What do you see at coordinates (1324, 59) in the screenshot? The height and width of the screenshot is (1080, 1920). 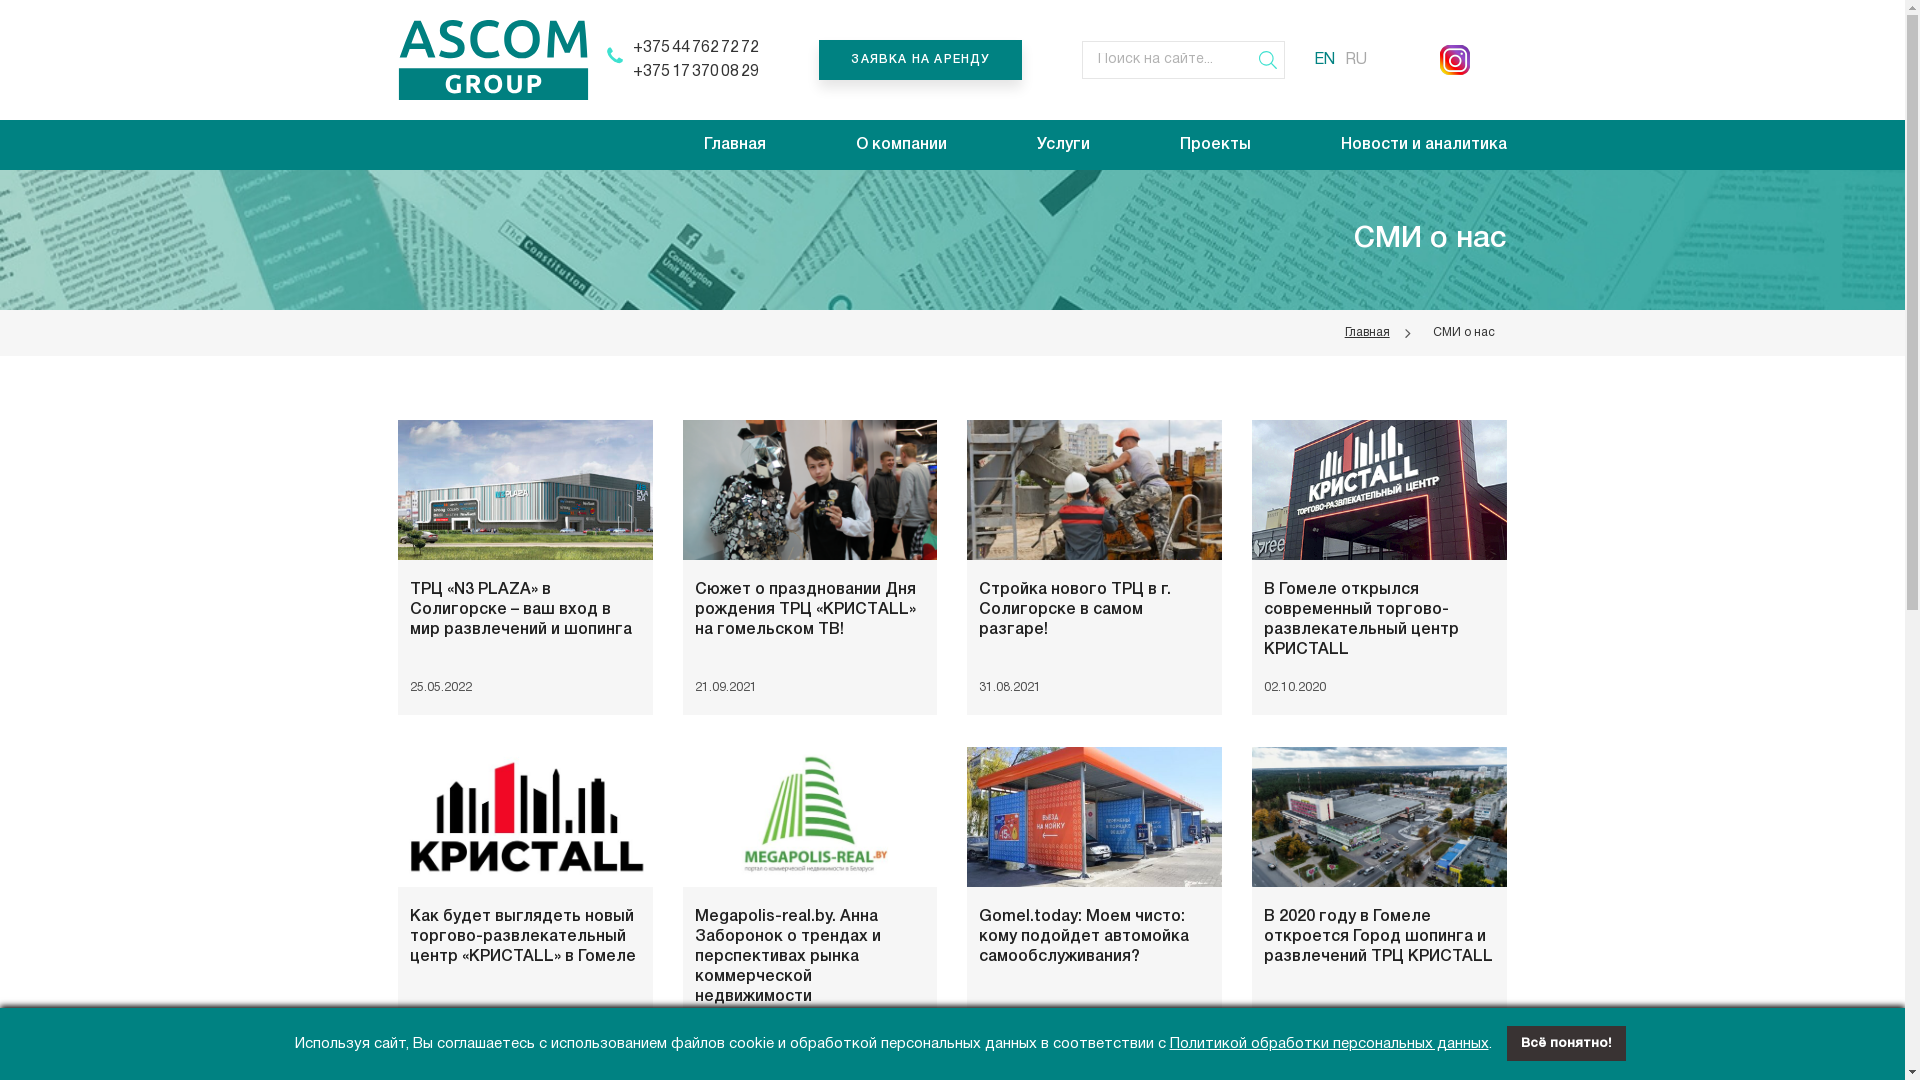 I see `'EN'` at bounding box center [1324, 59].